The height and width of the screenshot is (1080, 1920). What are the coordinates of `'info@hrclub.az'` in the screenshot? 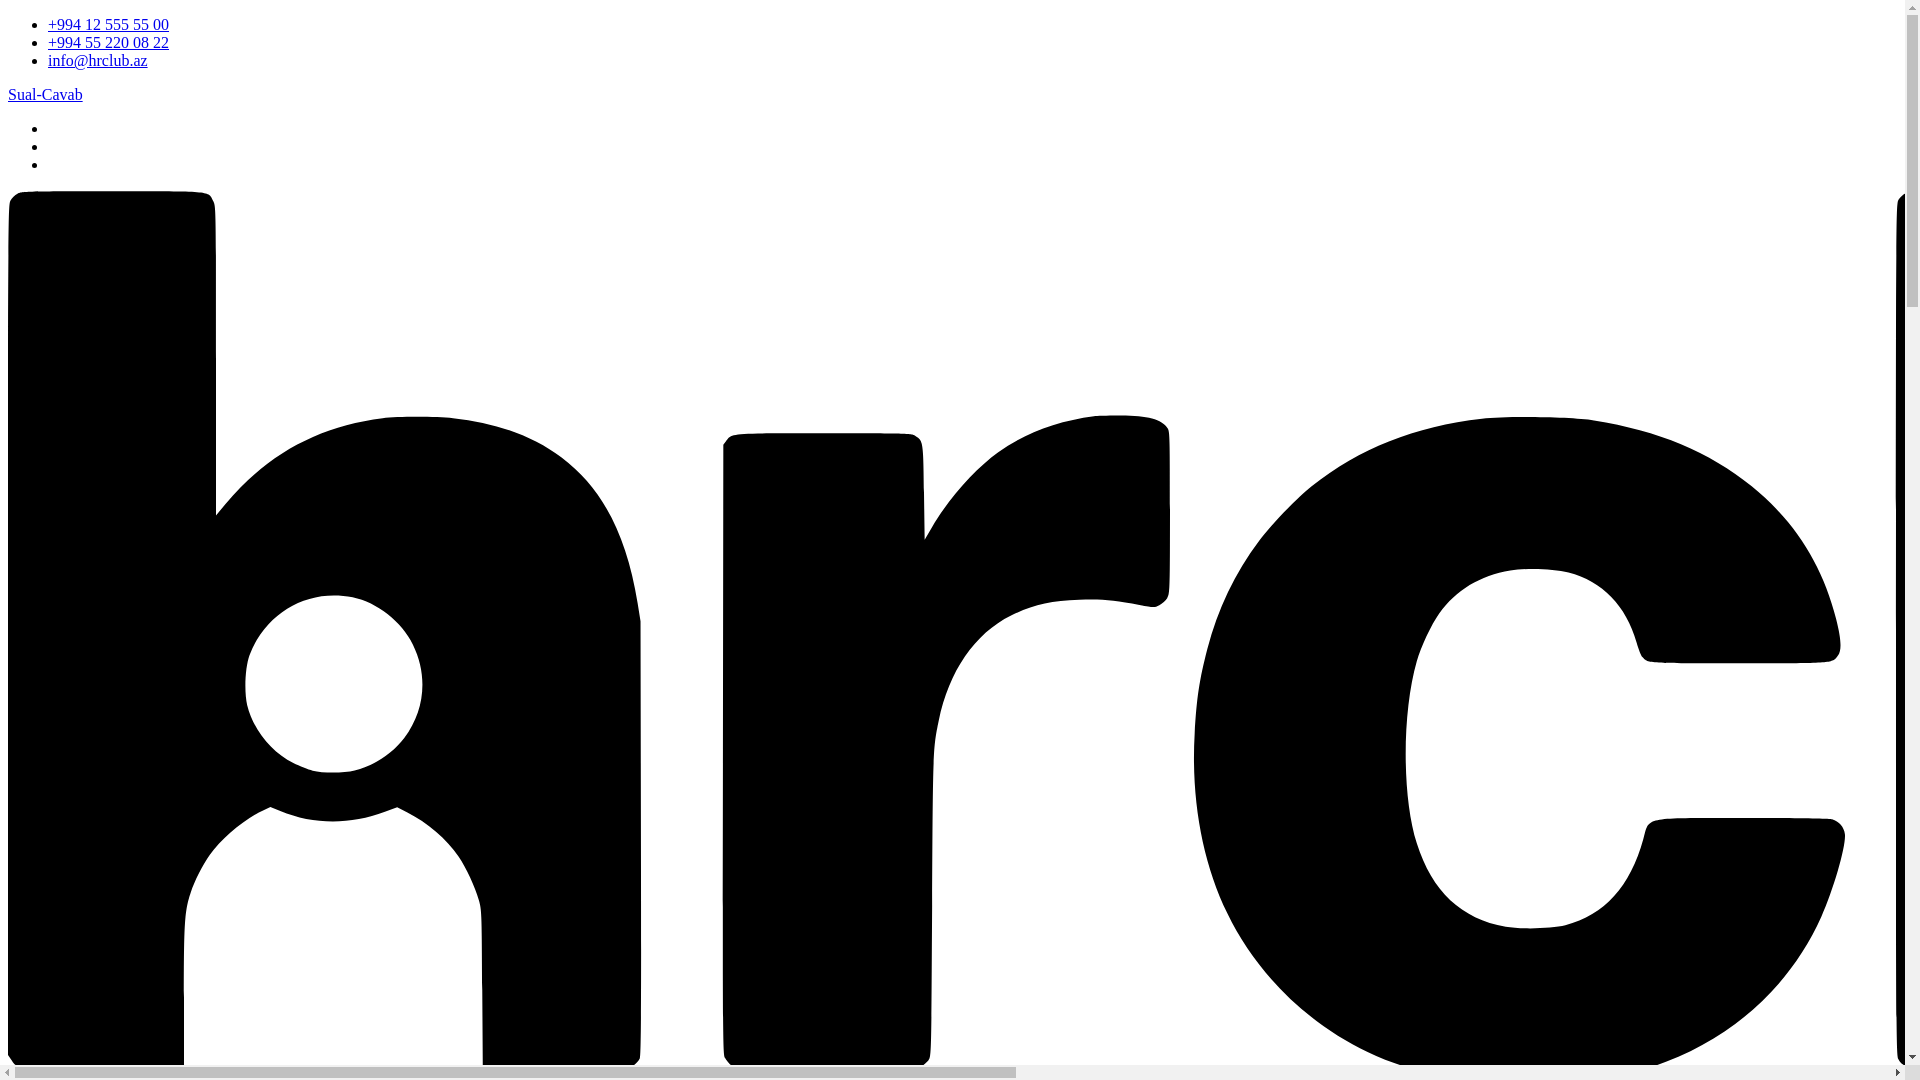 It's located at (96, 59).